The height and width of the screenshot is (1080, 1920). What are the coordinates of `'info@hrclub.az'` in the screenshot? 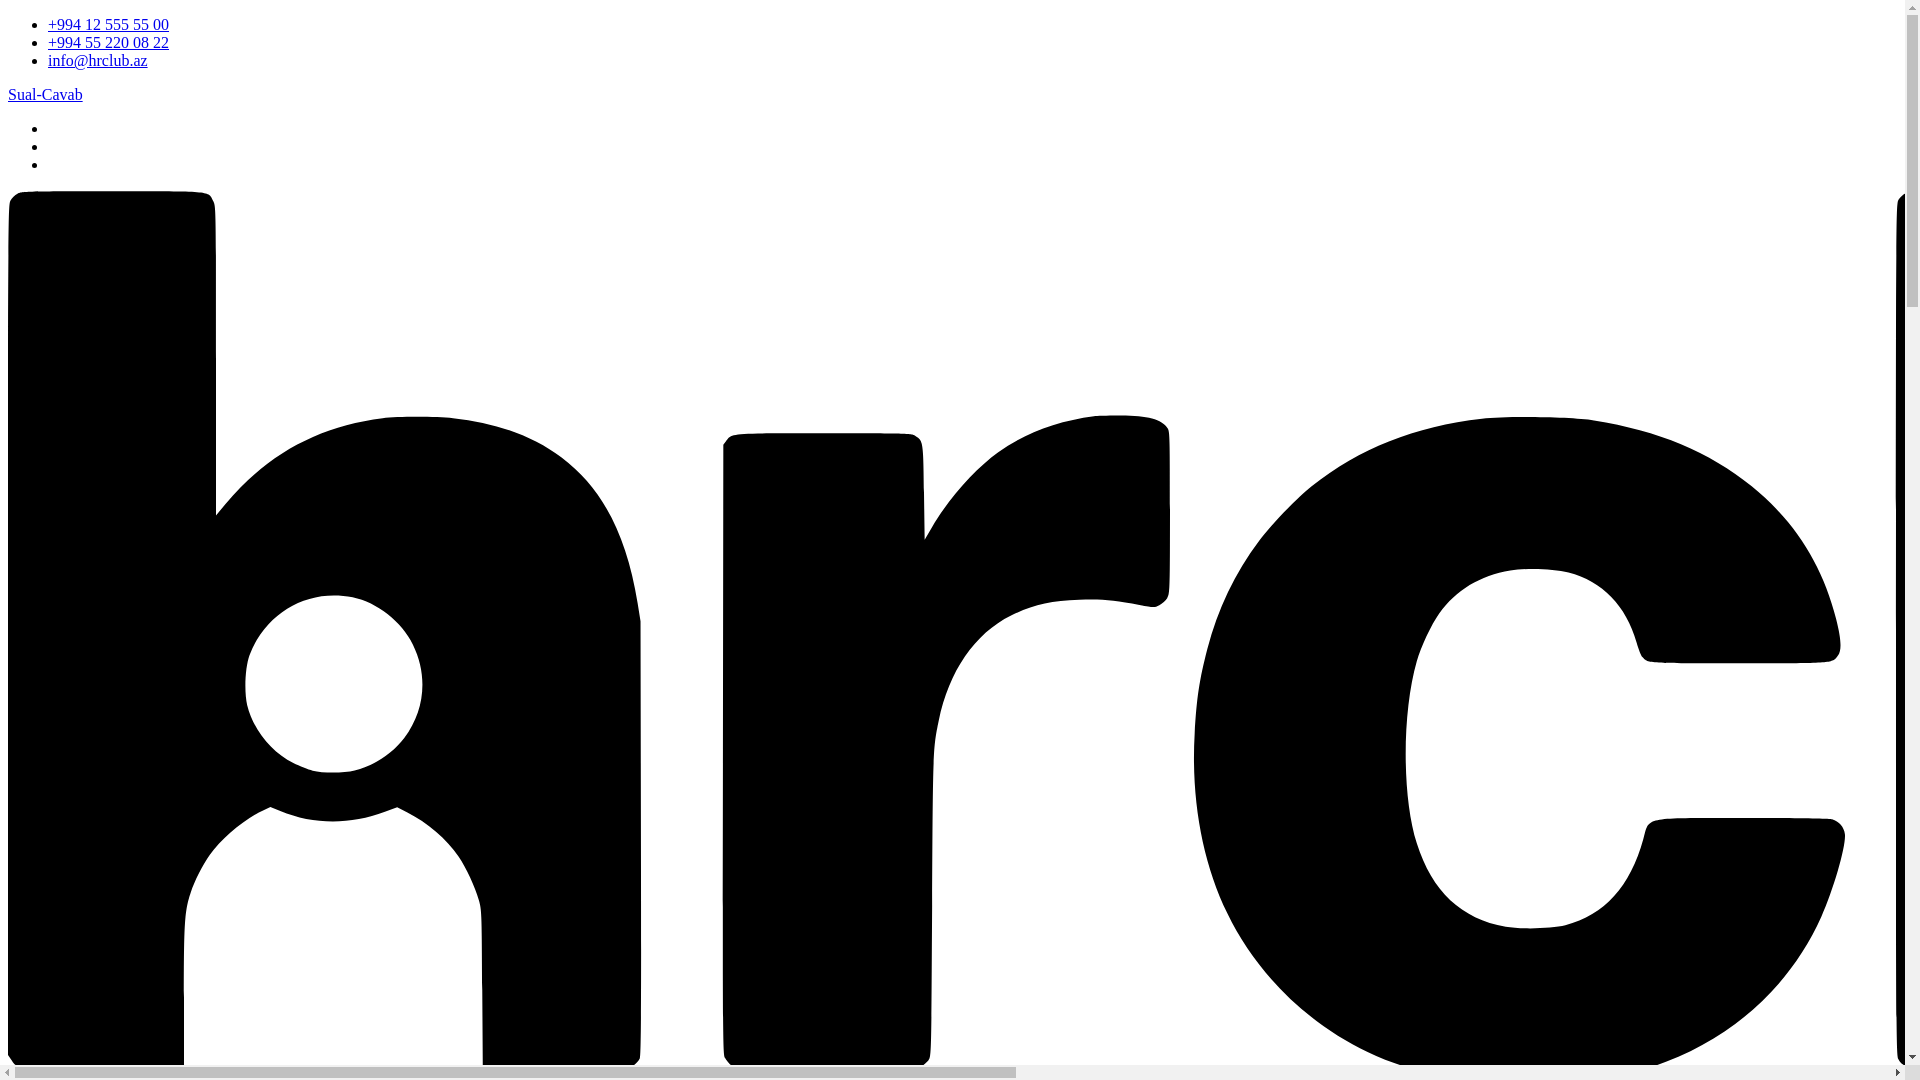 It's located at (96, 59).